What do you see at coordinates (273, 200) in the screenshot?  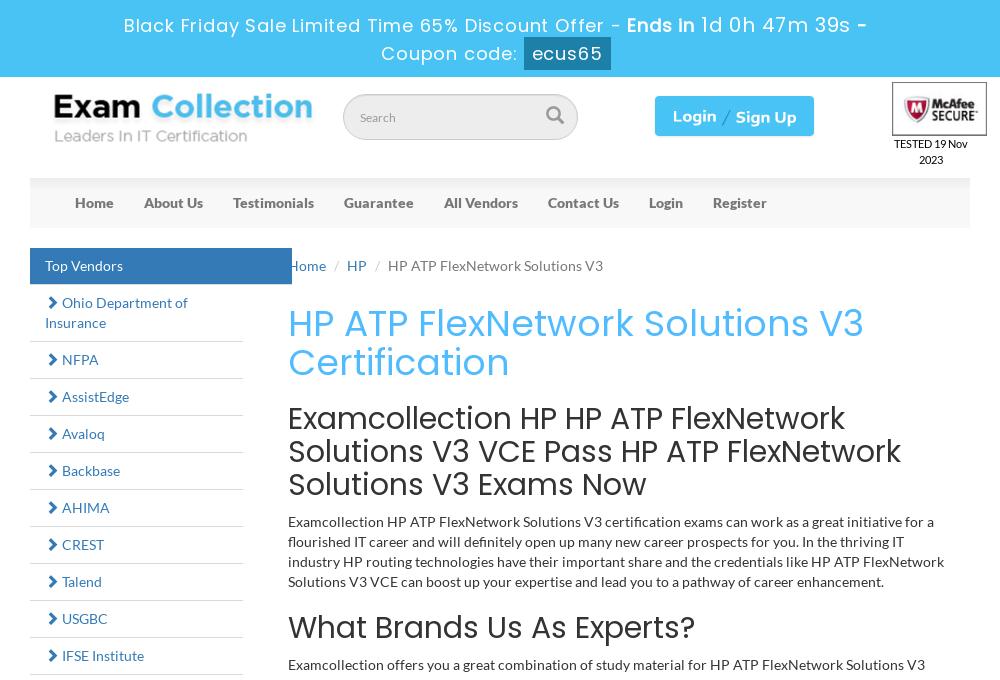 I see `'Testimonials'` at bounding box center [273, 200].